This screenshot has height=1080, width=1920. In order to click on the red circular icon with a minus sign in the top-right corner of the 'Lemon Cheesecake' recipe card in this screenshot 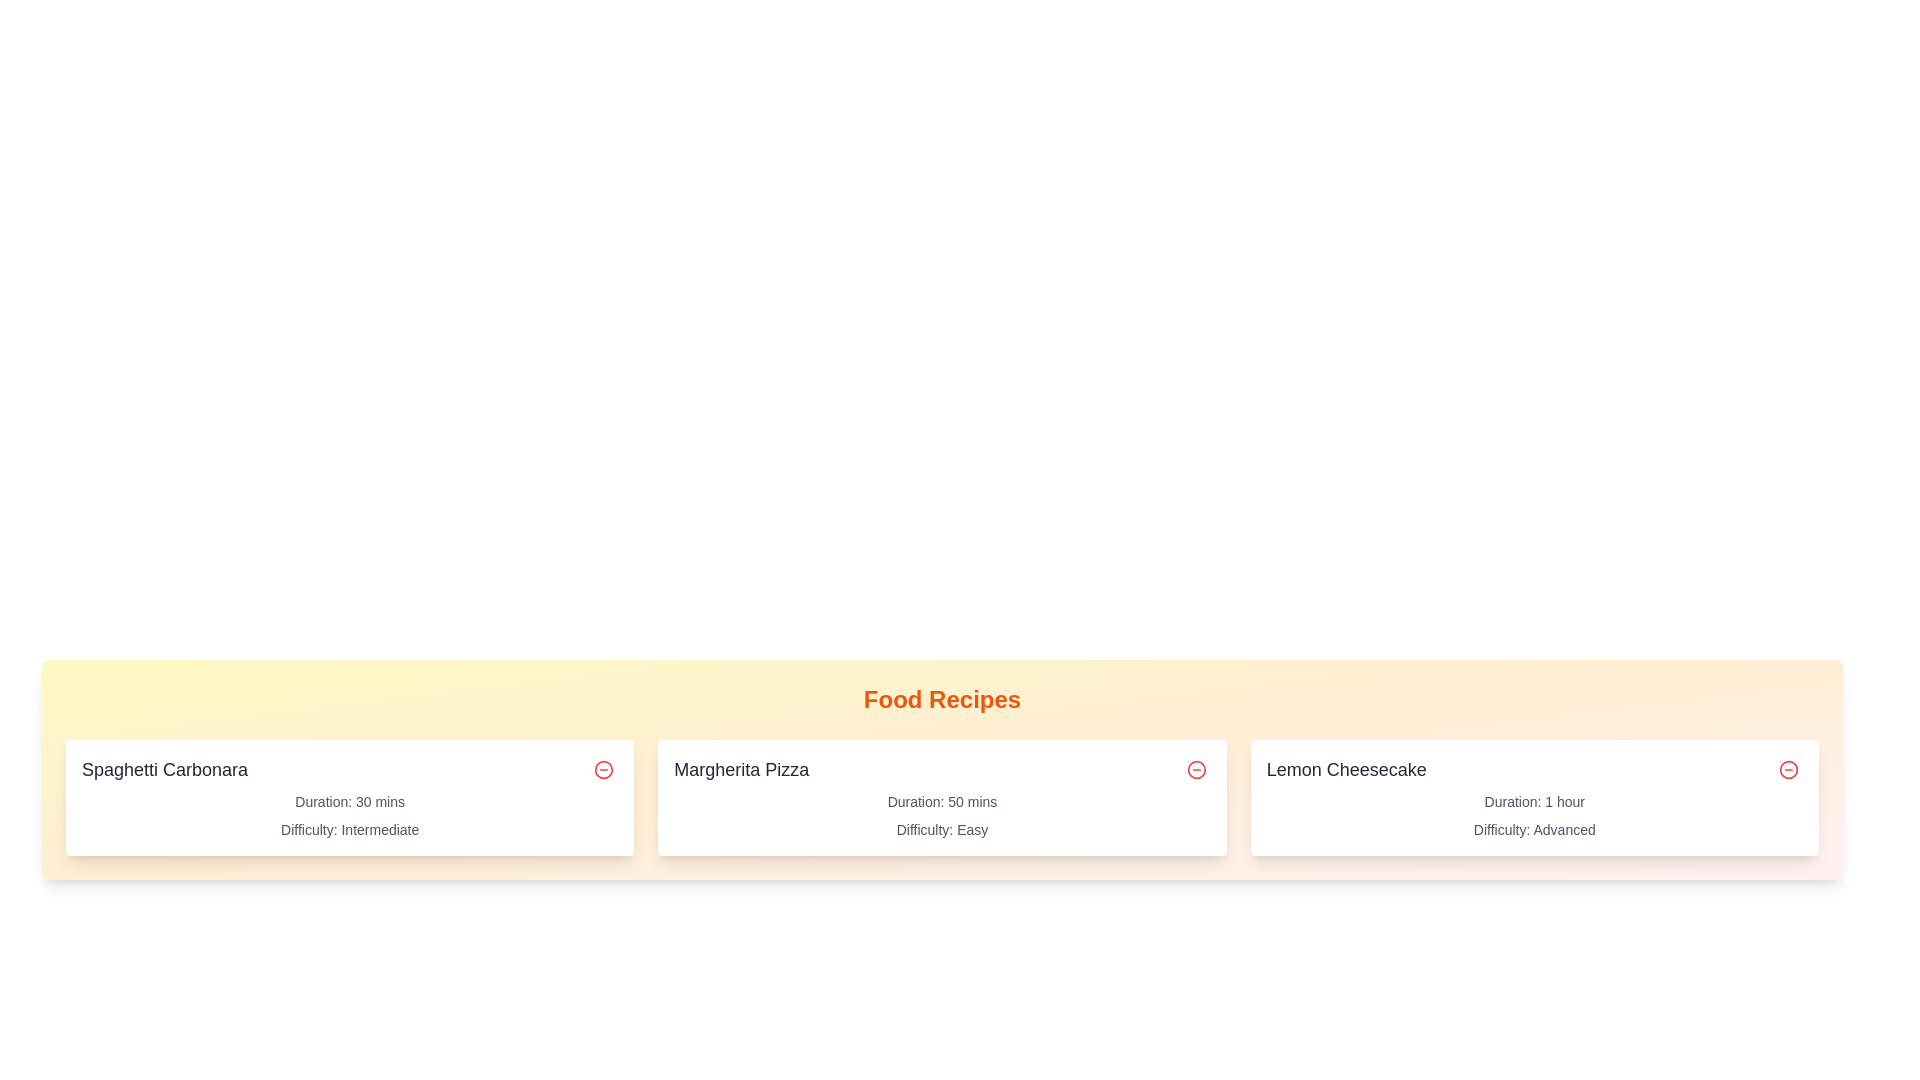, I will do `click(1789, 769)`.